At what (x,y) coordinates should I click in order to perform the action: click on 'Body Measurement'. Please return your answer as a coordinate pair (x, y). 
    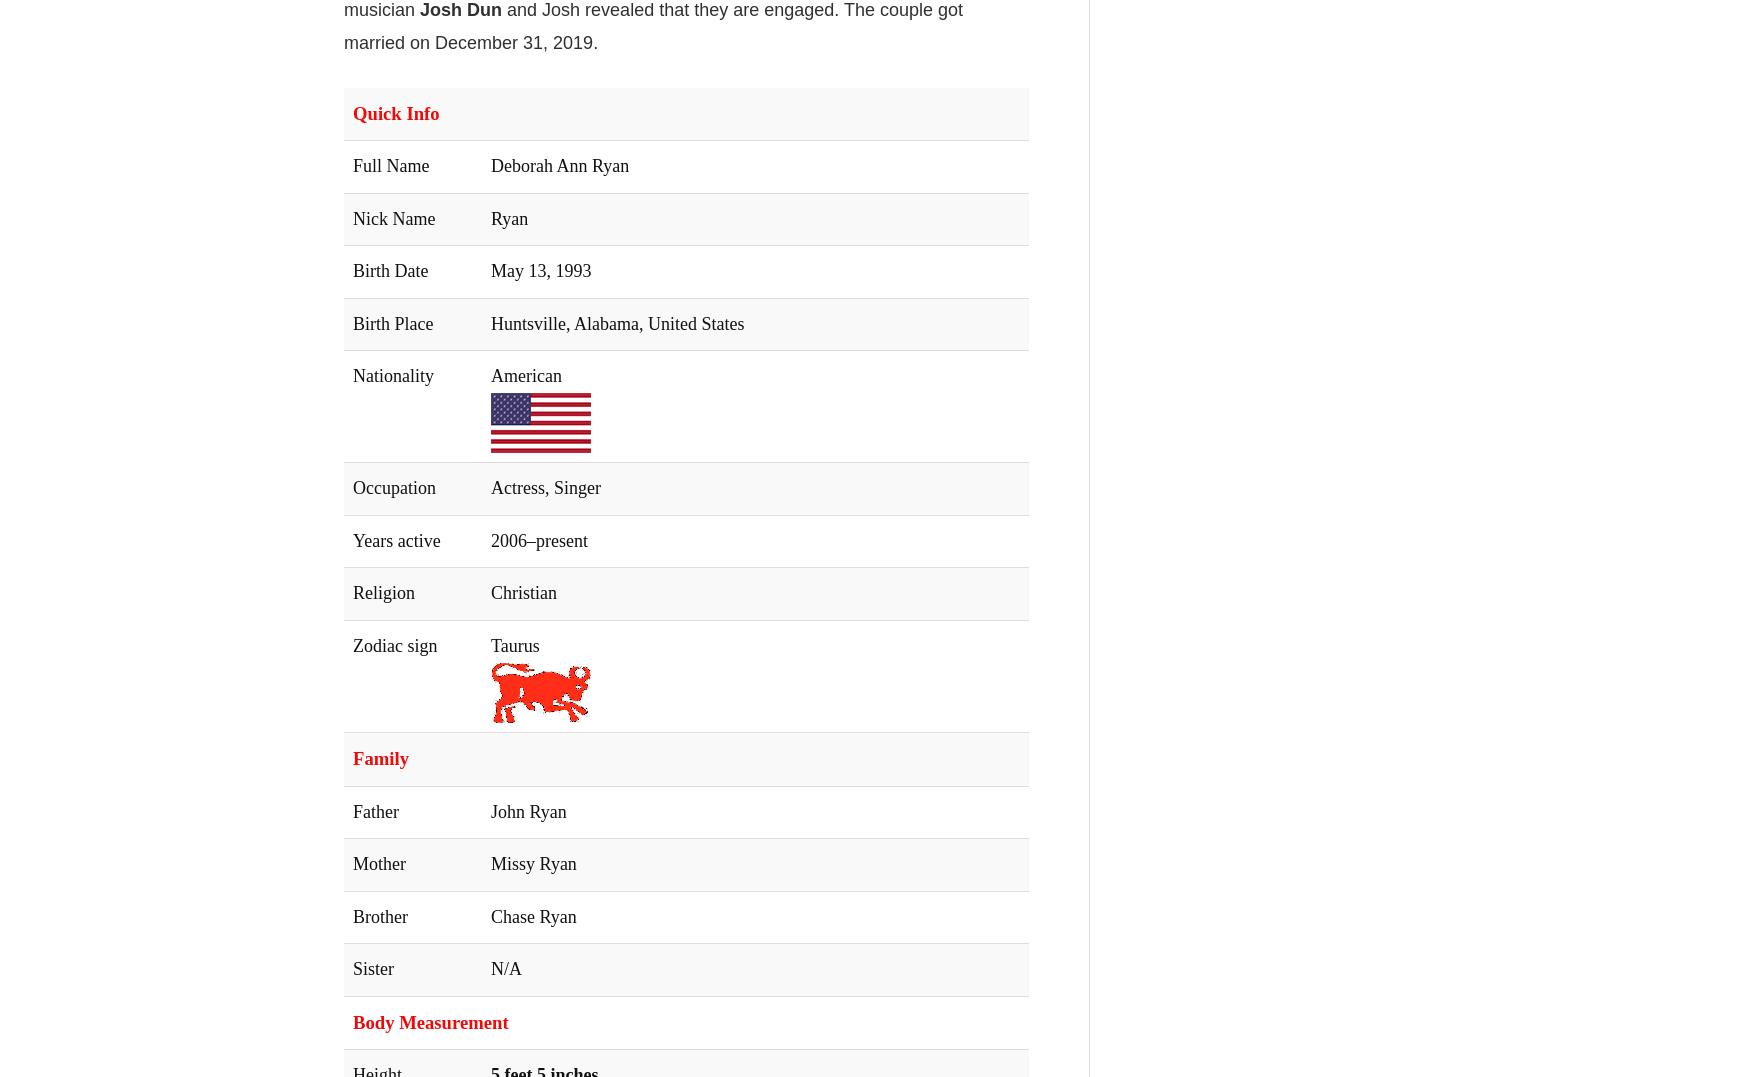
    Looking at the image, I should click on (429, 1020).